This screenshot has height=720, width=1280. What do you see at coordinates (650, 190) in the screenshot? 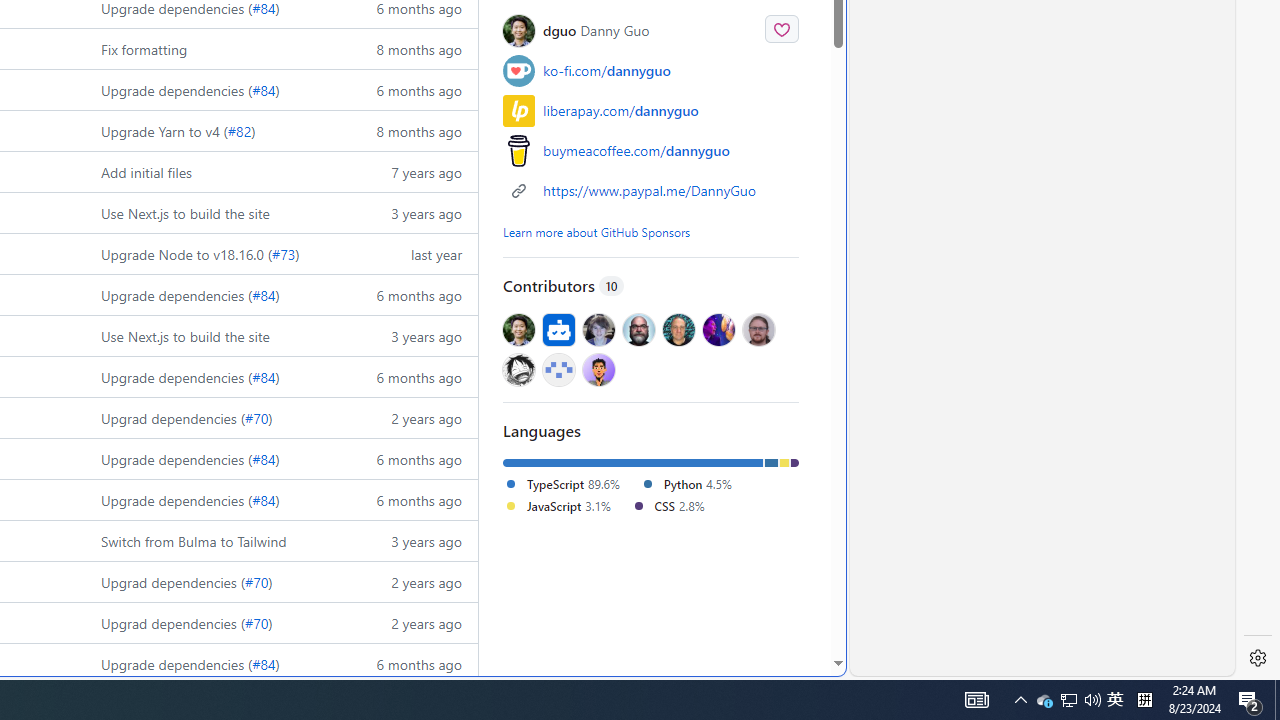
I see `'https://www.paypal.me/DannyGuo'` at bounding box center [650, 190].